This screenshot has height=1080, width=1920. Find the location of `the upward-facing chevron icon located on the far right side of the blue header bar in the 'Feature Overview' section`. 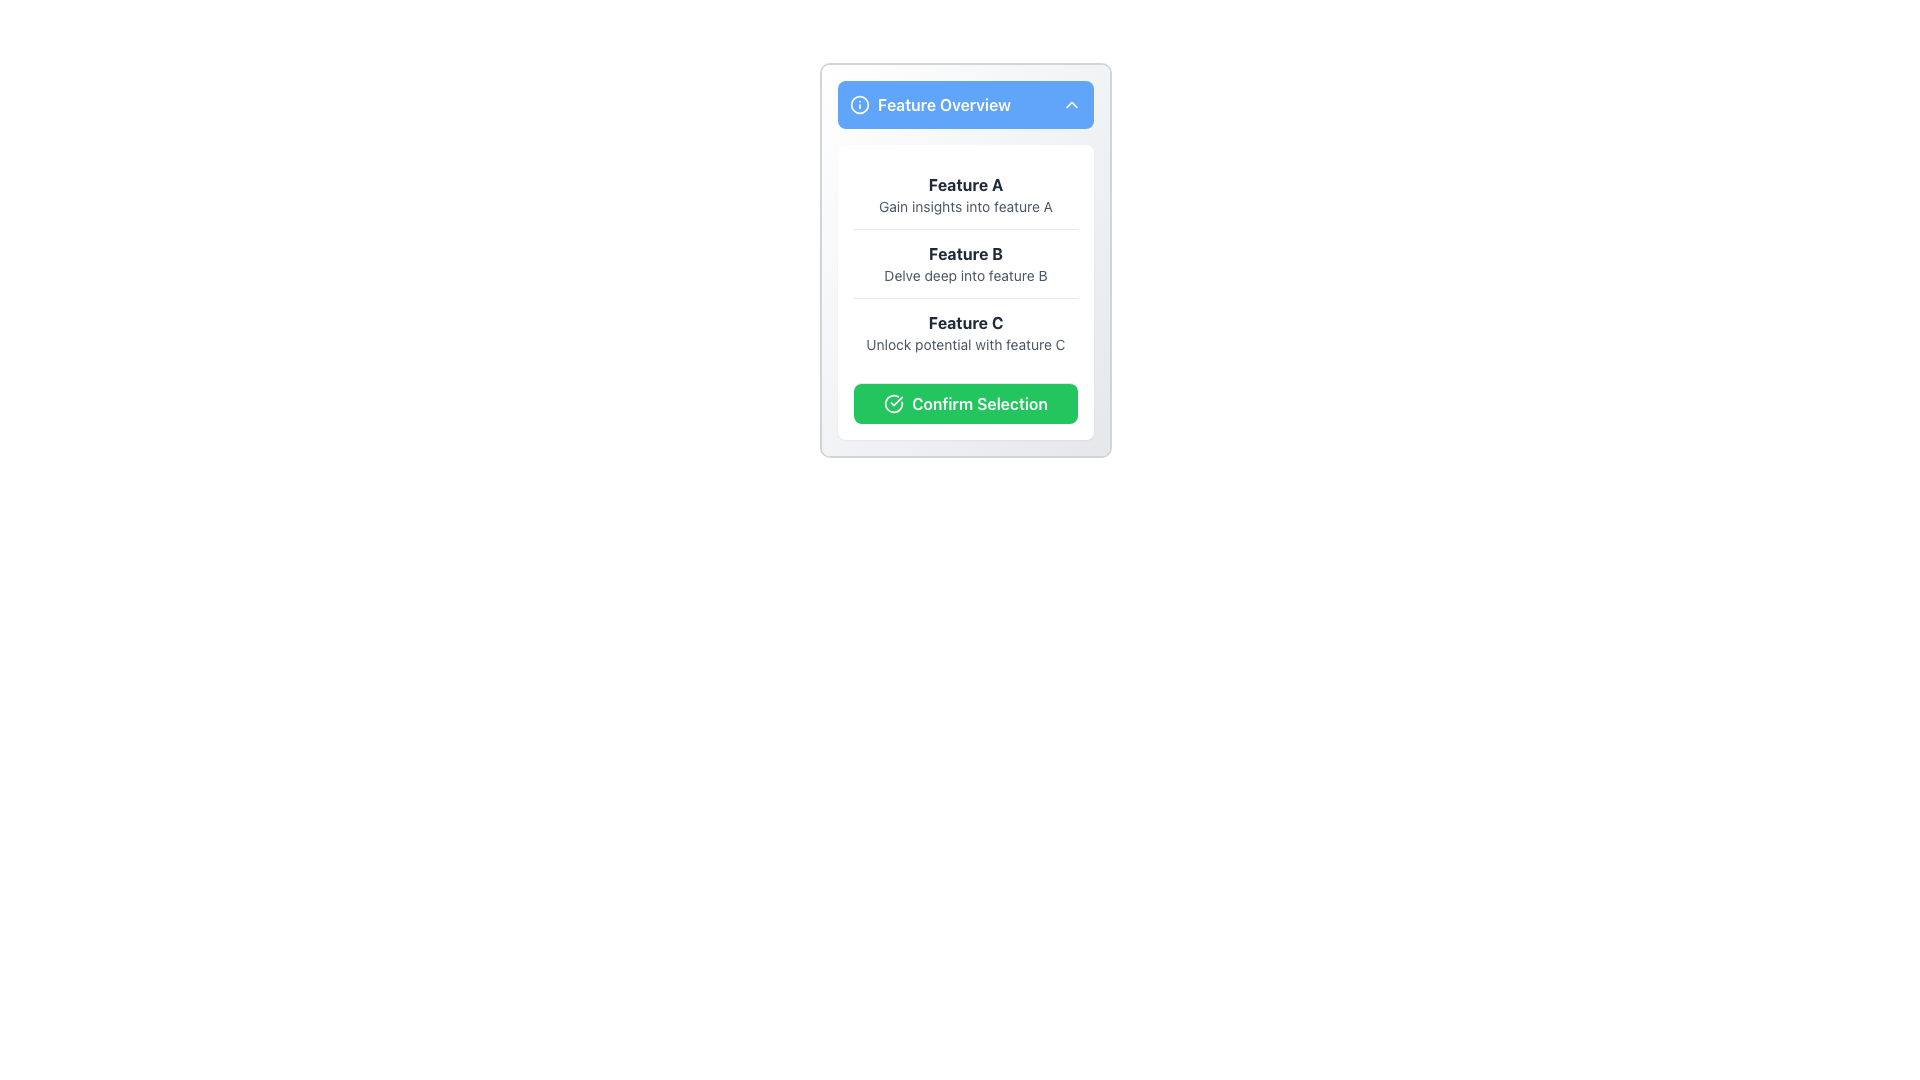

the upward-facing chevron icon located on the far right side of the blue header bar in the 'Feature Overview' section is located at coordinates (1070, 104).